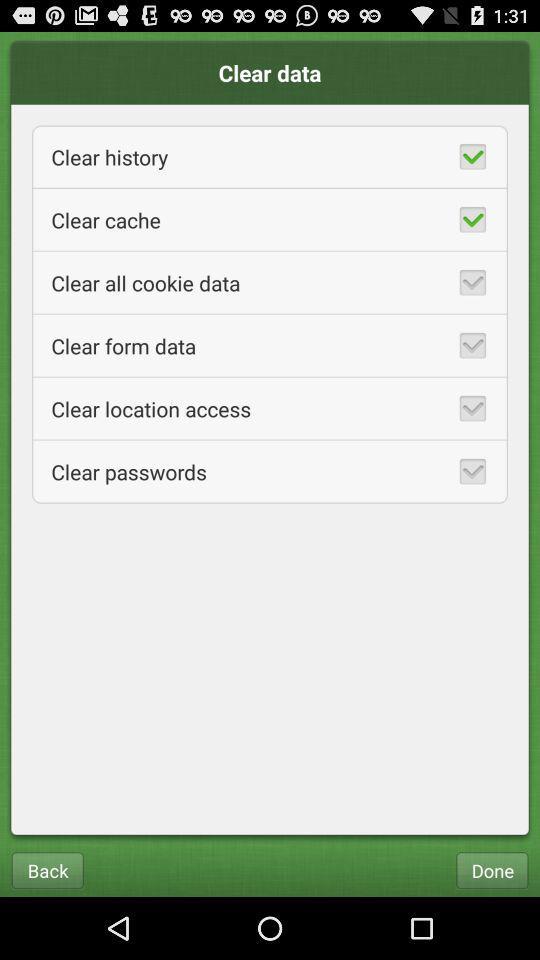  Describe the element at coordinates (270, 219) in the screenshot. I see `the clear cache` at that location.